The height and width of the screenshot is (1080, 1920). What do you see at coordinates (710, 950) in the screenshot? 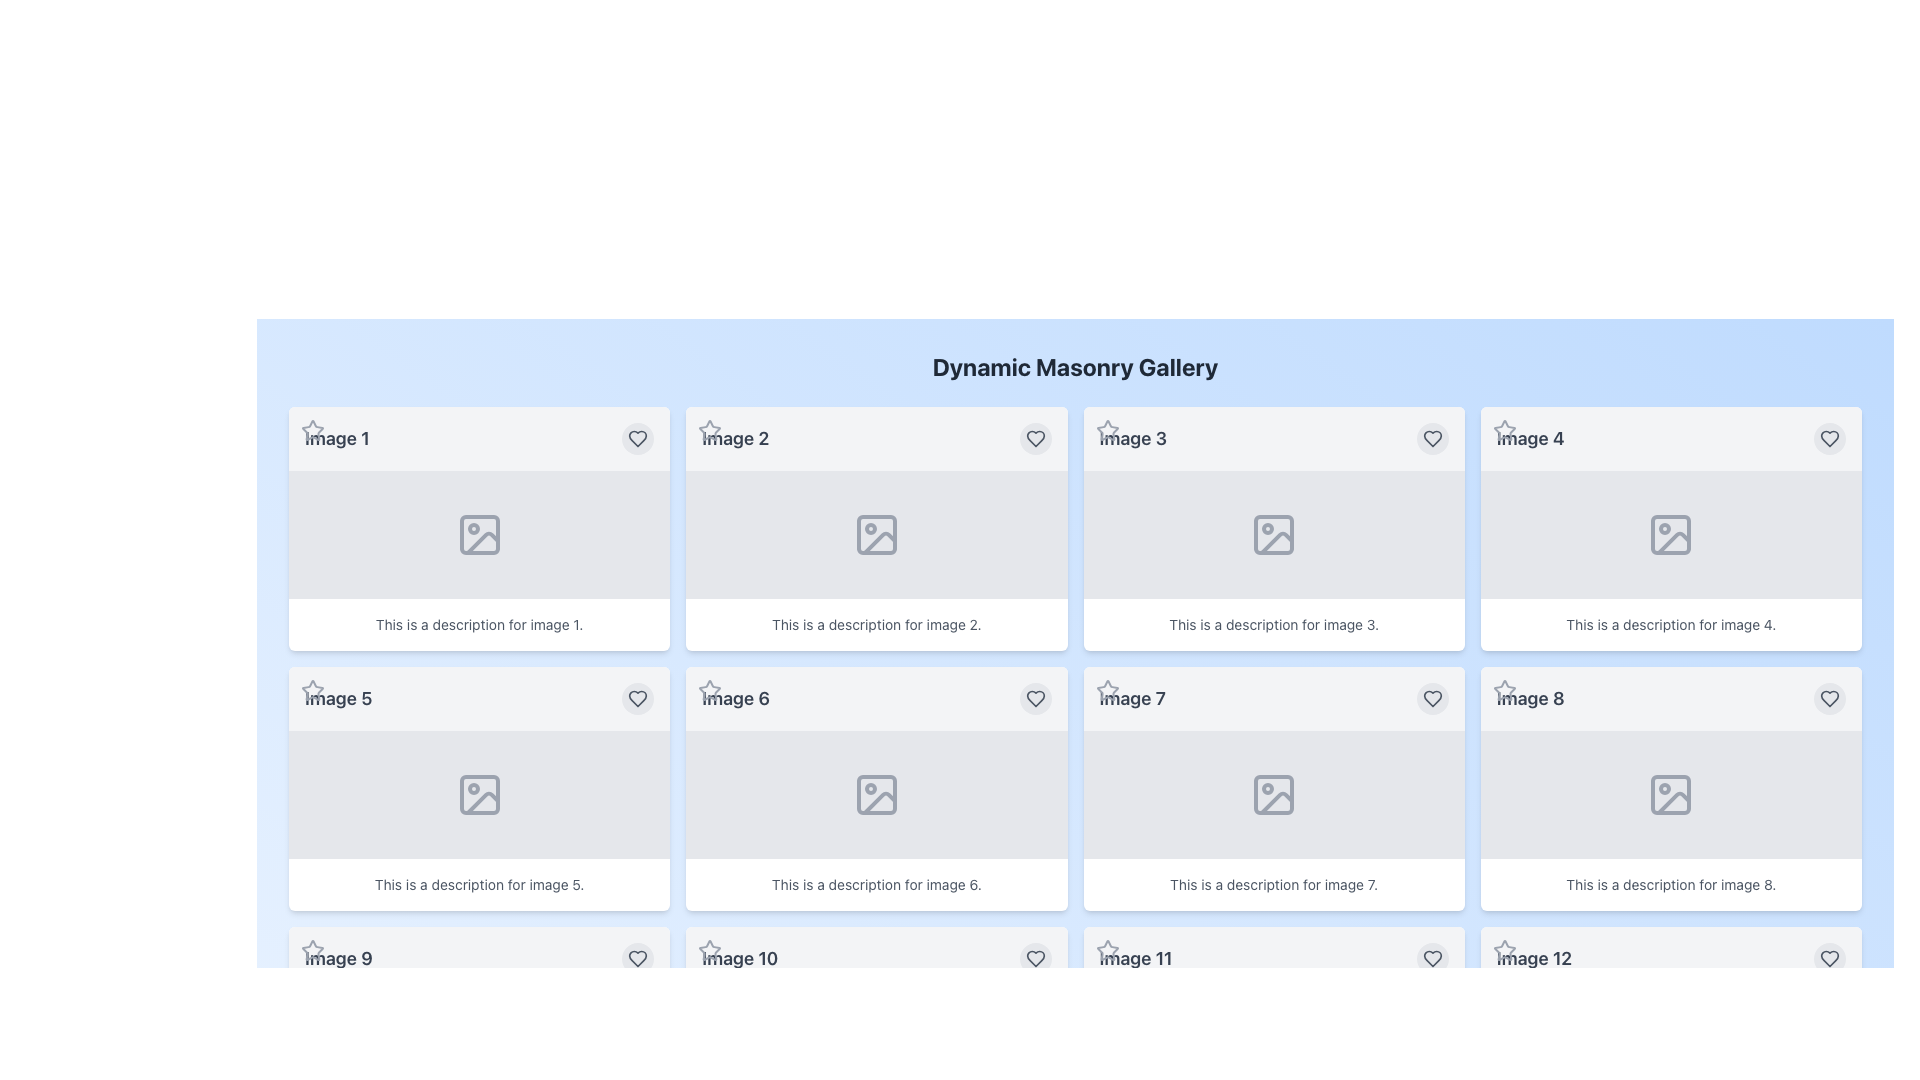
I see `the star icon located at the top-left corner of the card labeled 'Image 10'` at bounding box center [710, 950].